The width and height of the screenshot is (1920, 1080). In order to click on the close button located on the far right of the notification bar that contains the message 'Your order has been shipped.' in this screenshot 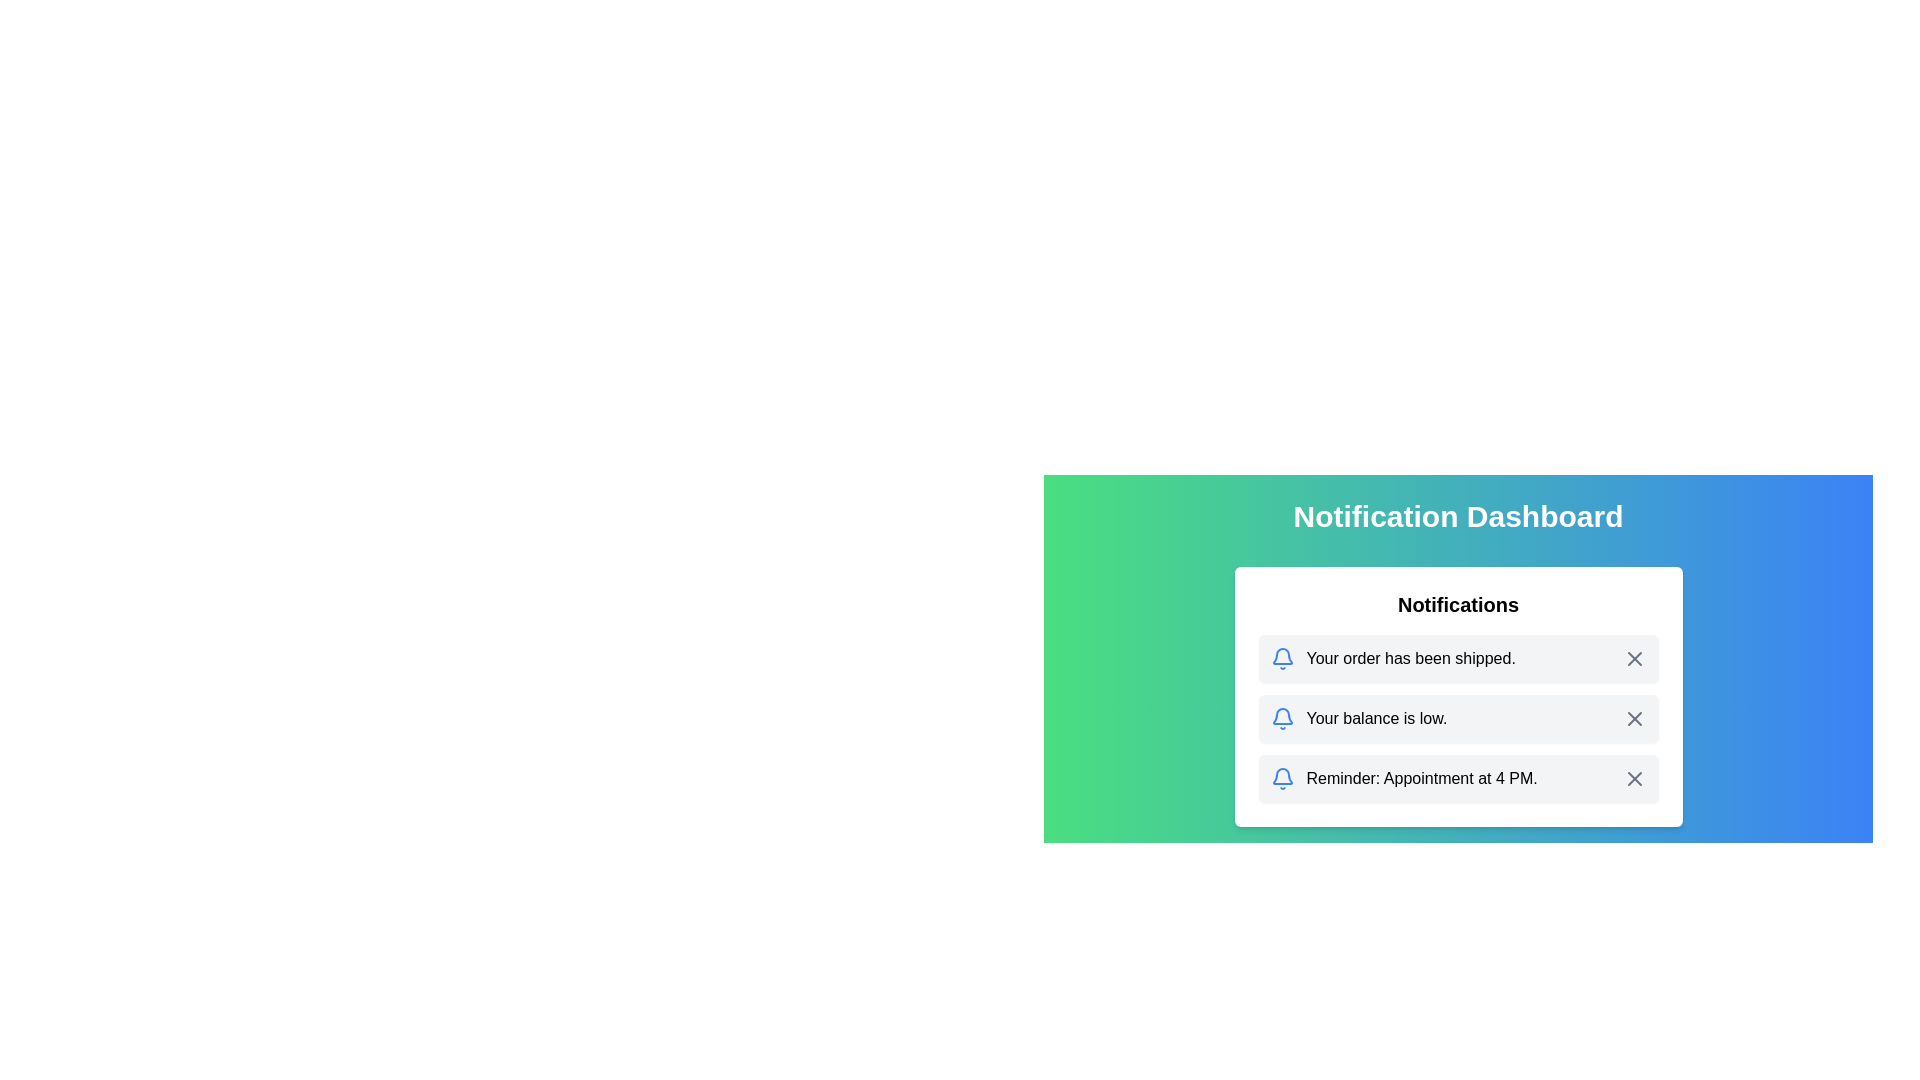, I will do `click(1634, 659)`.